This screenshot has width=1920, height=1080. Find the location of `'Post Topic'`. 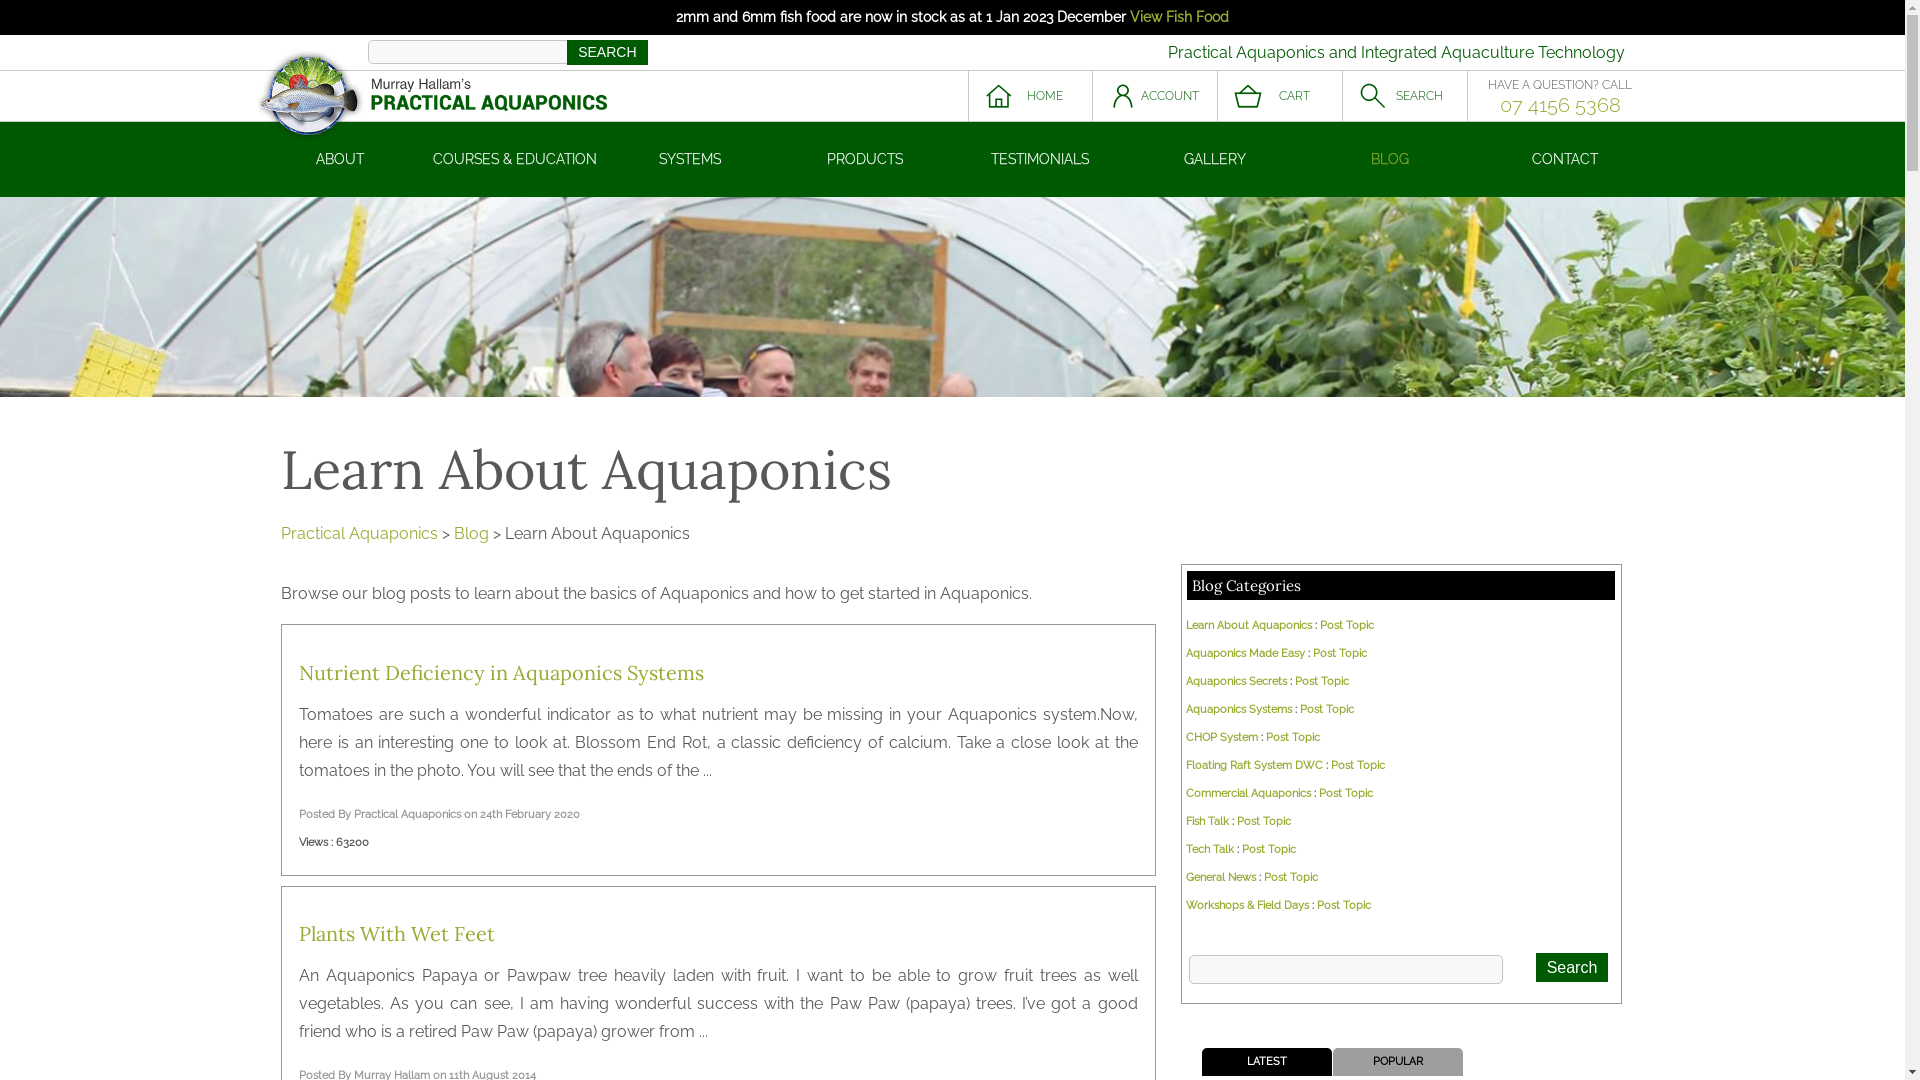

'Post Topic' is located at coordinates (1313, 653).